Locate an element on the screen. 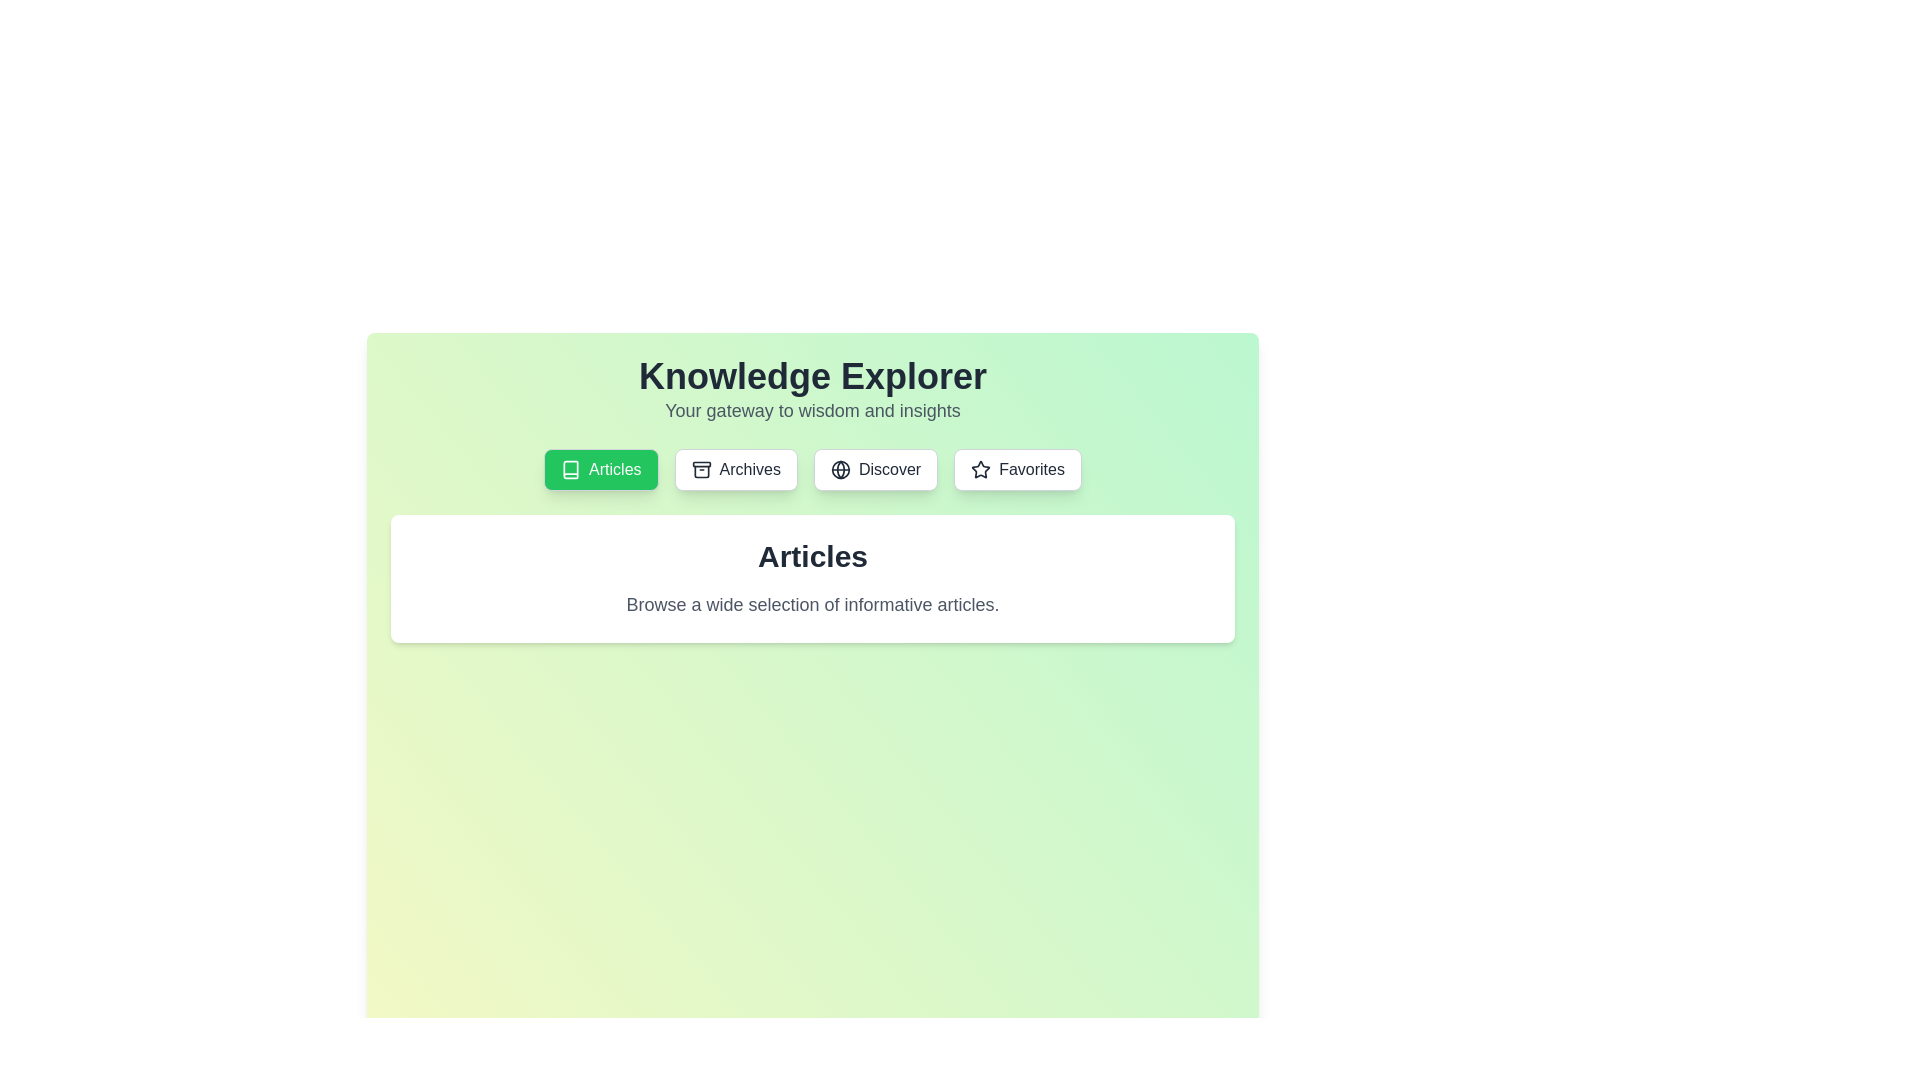  the tab labeled Archives is located at coordinates (734, 470).